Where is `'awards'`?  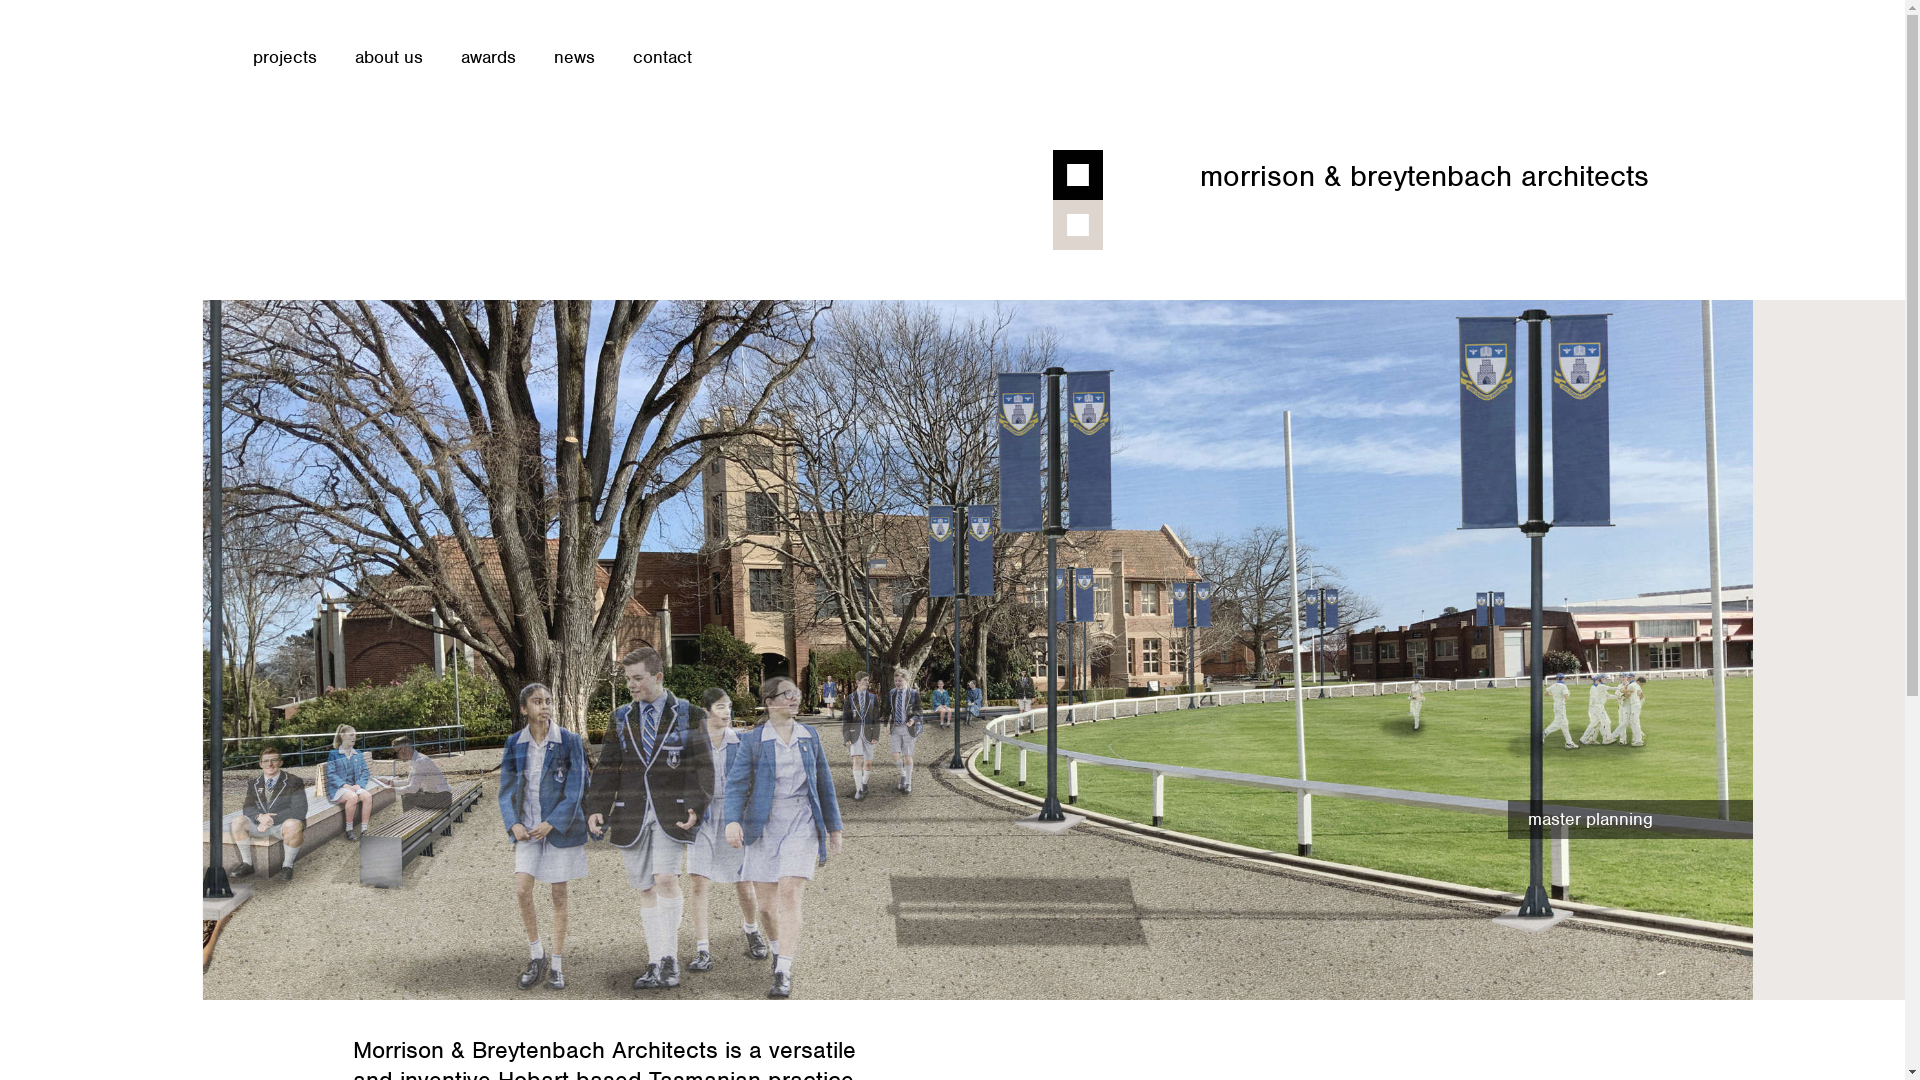
'awards' is located at coordinates (487, 56).